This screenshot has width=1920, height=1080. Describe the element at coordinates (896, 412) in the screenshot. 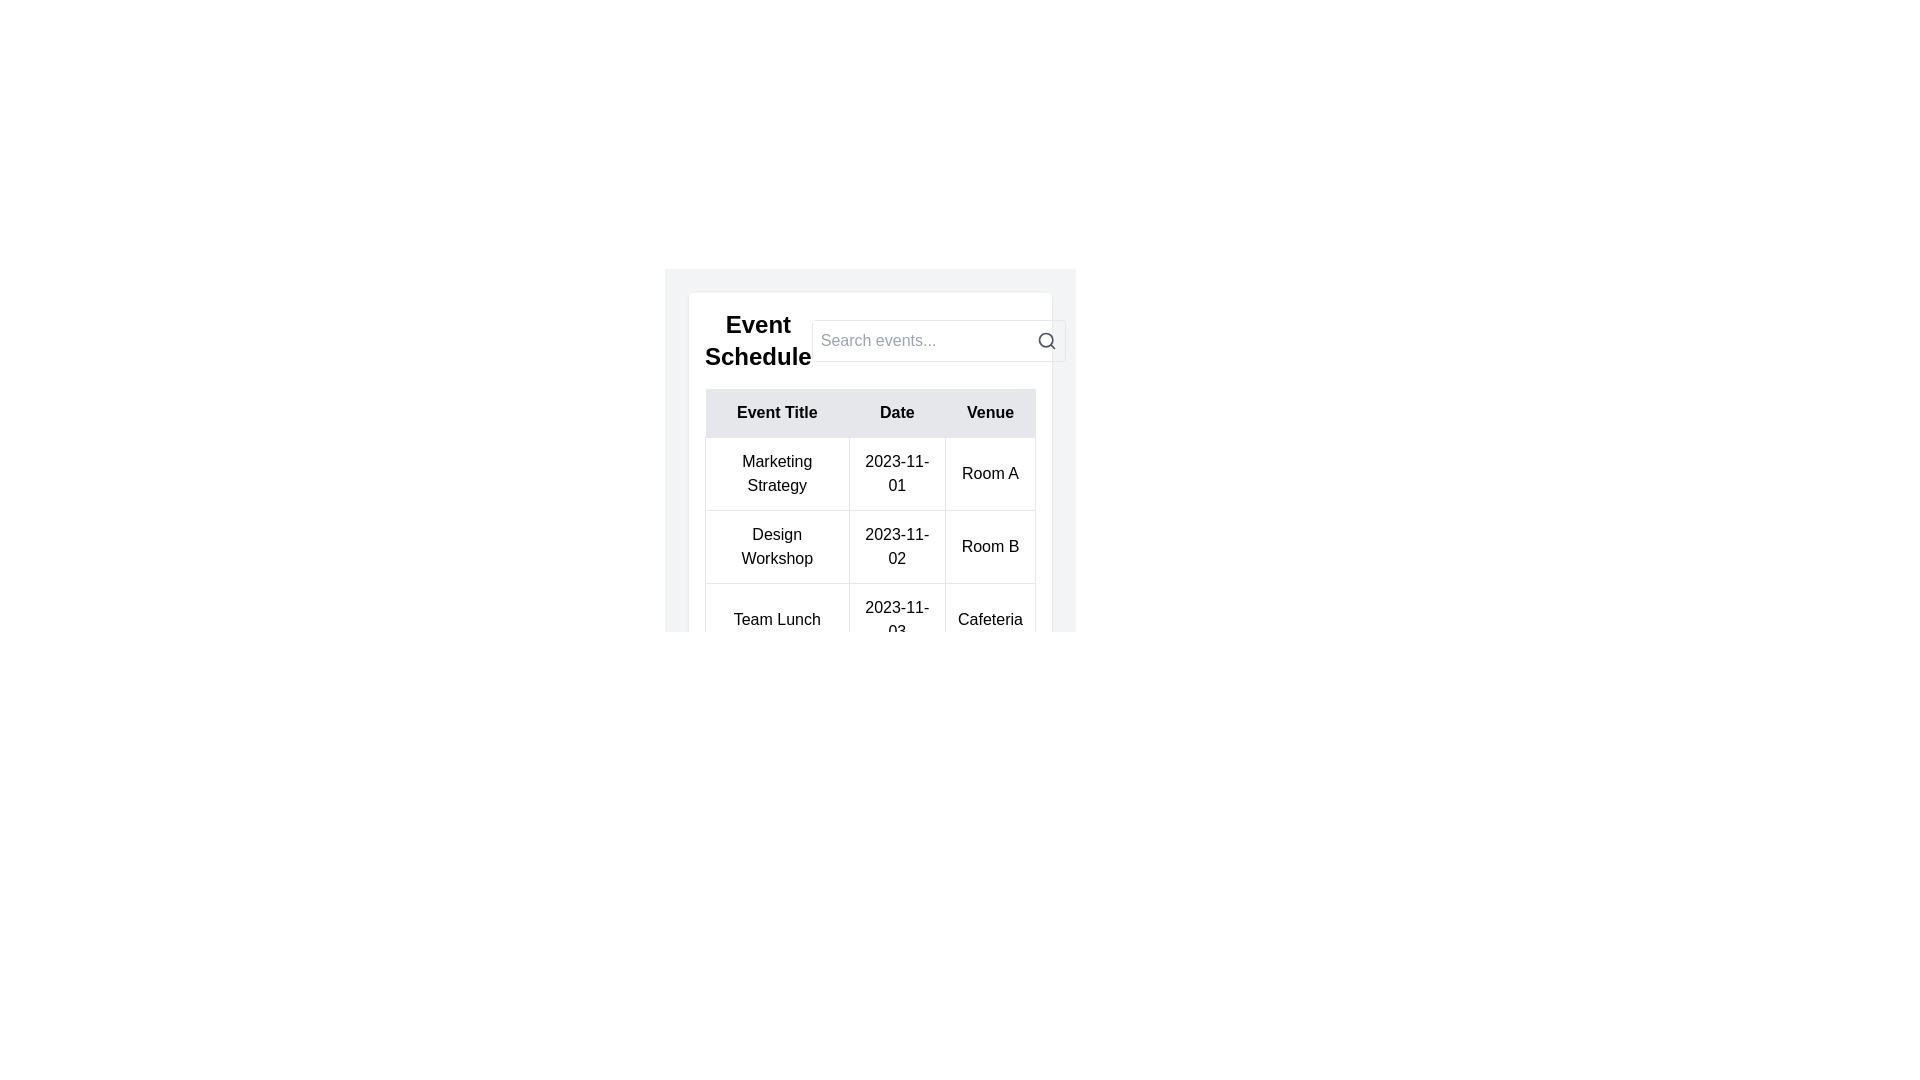

I see `the 'Date' header TextLabel, which is the second element in a series of three horizontally aligned elements in the header row of a table` at that location.